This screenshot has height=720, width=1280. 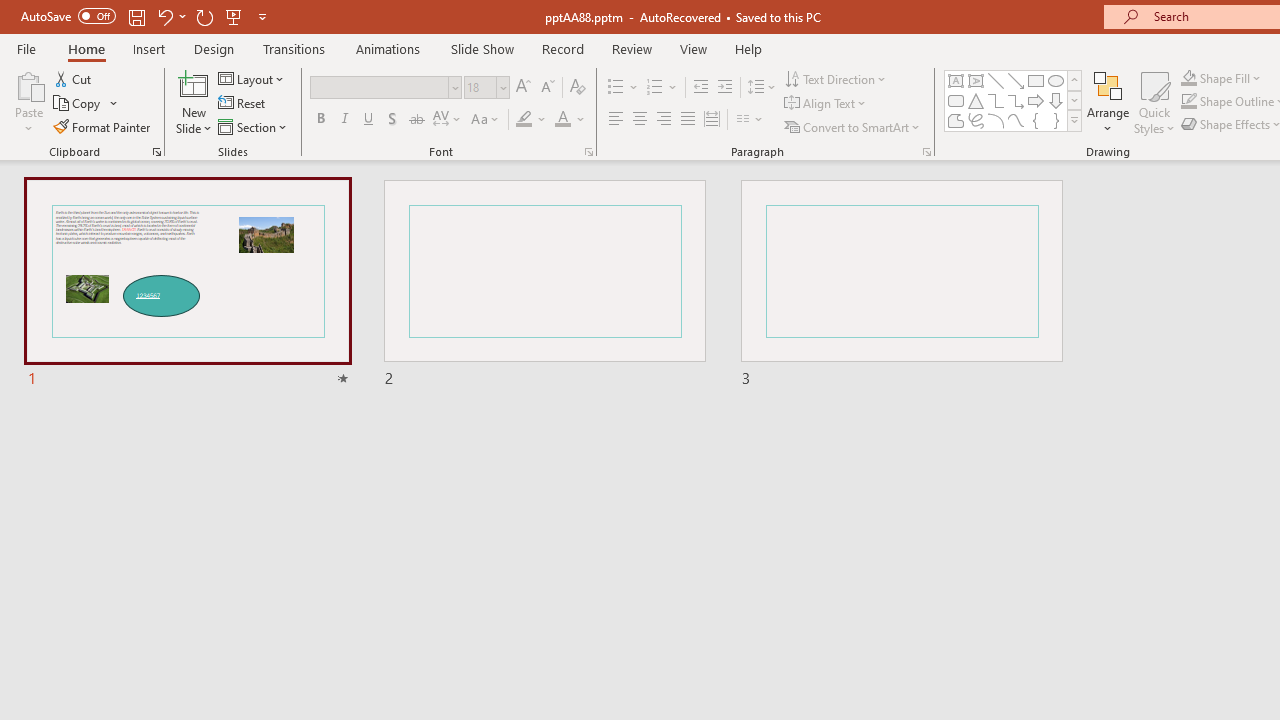 I want to click on 'Font Size', so click(x=480, y=86).